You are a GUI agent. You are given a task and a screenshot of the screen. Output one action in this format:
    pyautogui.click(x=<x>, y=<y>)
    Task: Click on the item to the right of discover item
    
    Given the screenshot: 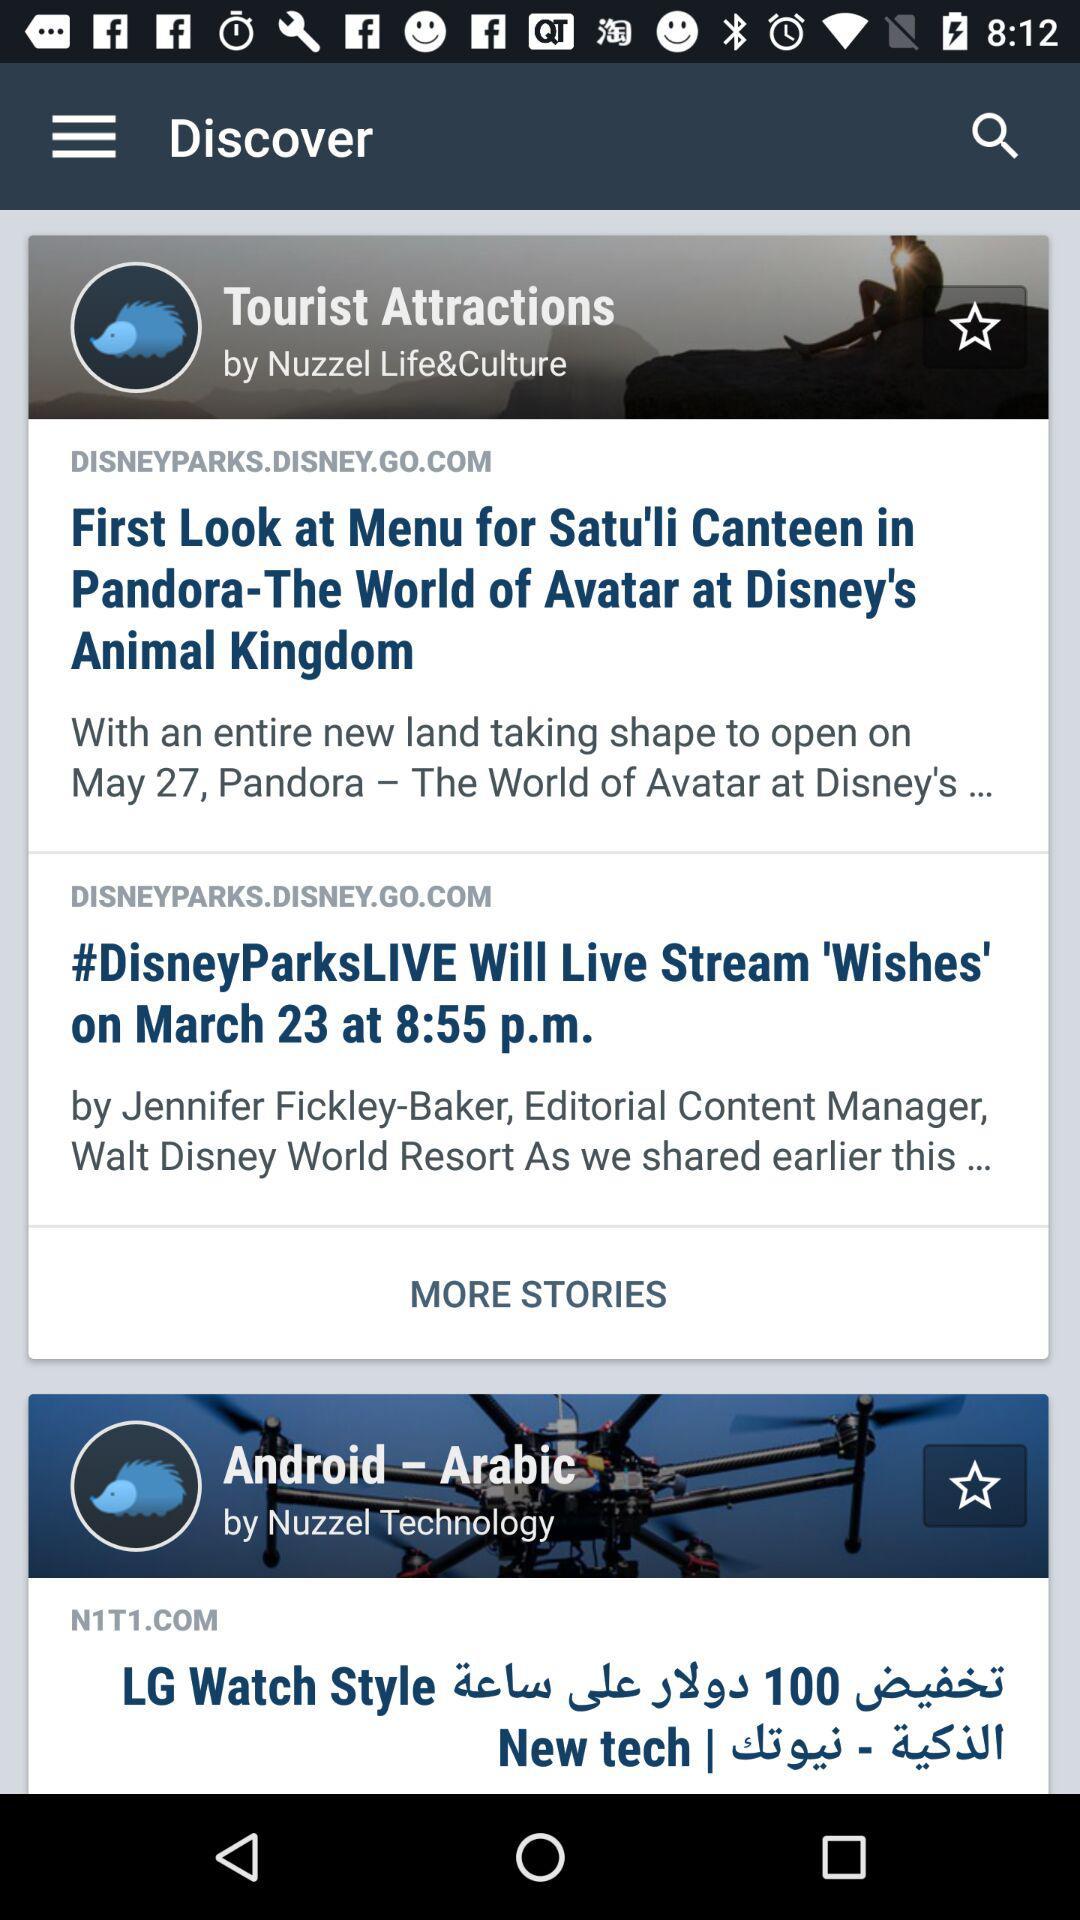 What is the action you would take?
    pyautogui.click(x=995, y=135)
    